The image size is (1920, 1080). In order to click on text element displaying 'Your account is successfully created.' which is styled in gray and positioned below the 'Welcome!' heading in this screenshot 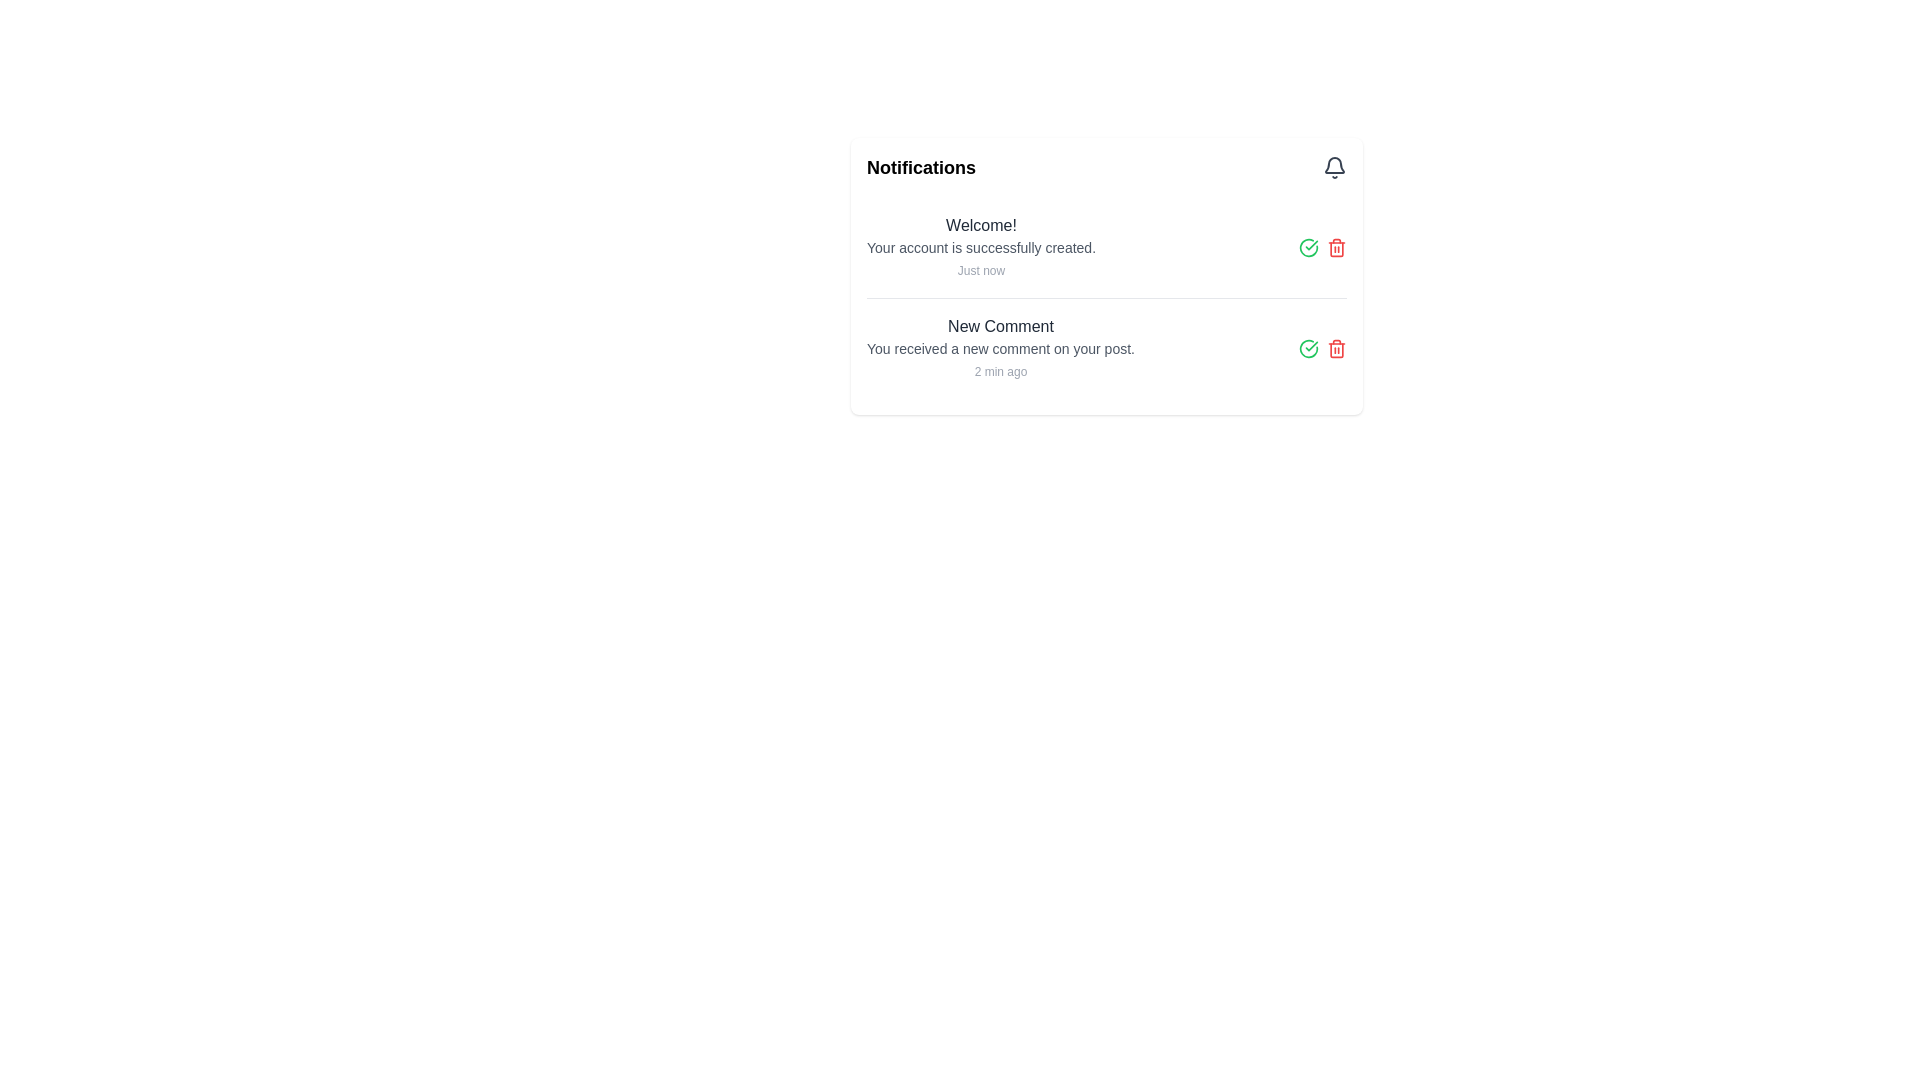, I will do `click(981, 246)`.